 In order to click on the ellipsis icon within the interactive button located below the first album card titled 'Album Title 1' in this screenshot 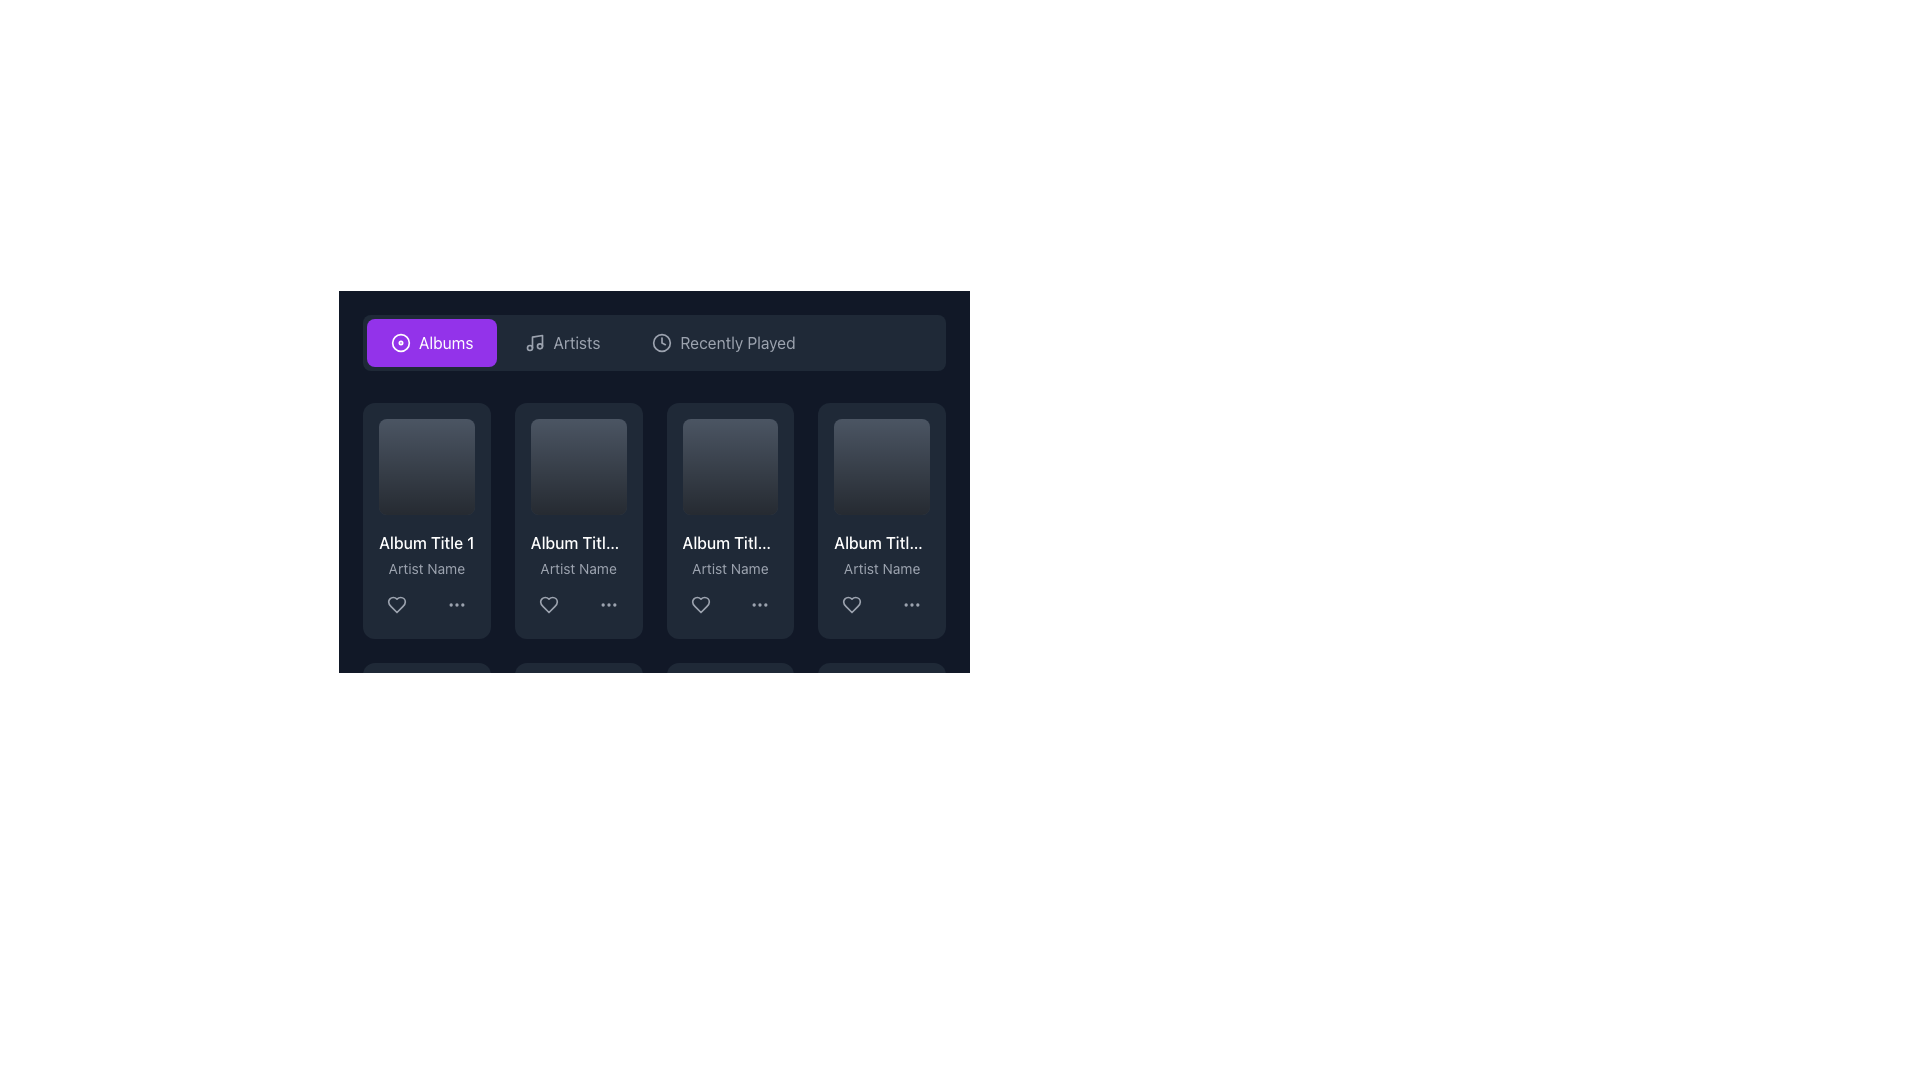, I will do `click(455, 603)`.